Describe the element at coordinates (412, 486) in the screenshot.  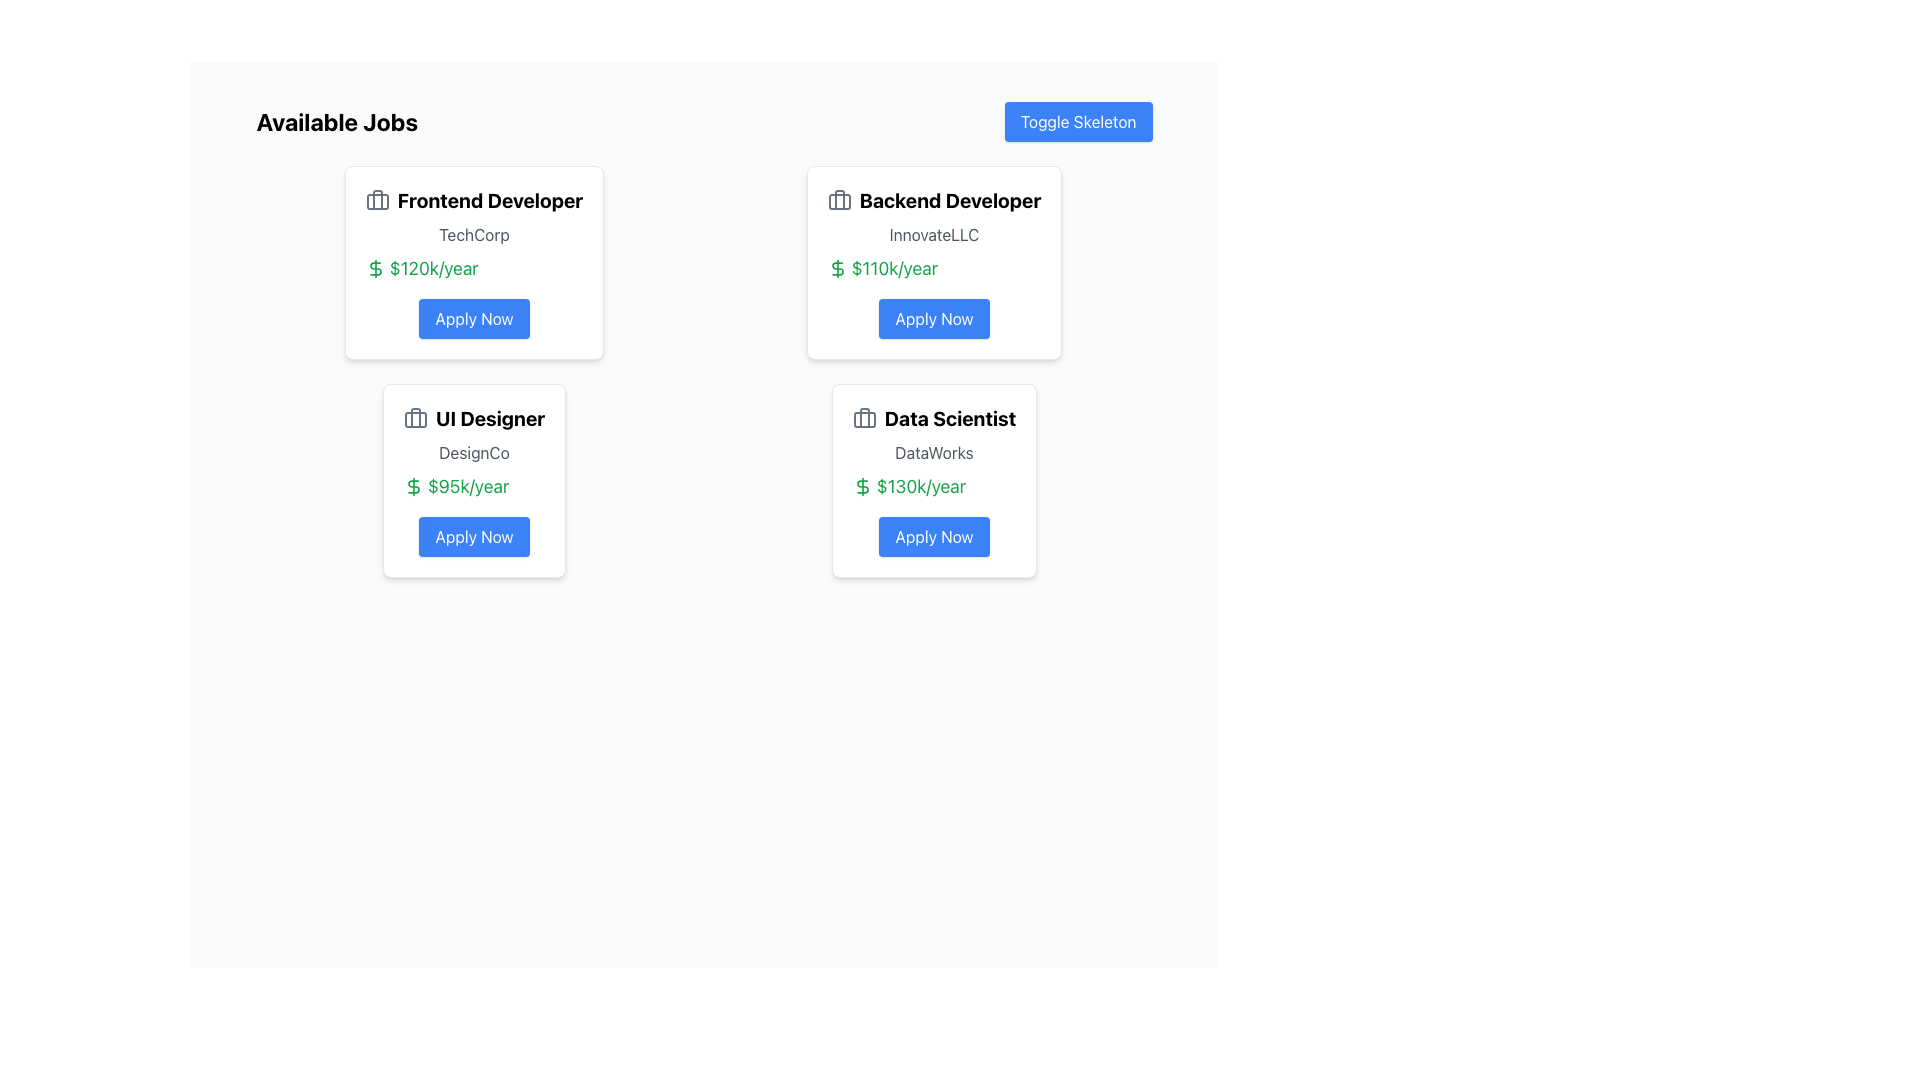
I see `the monetary value icon (SVG) that represents the salary information for the UI Designer job listing, located slightly below the job title and above the 'Apply Now' button` at that location.